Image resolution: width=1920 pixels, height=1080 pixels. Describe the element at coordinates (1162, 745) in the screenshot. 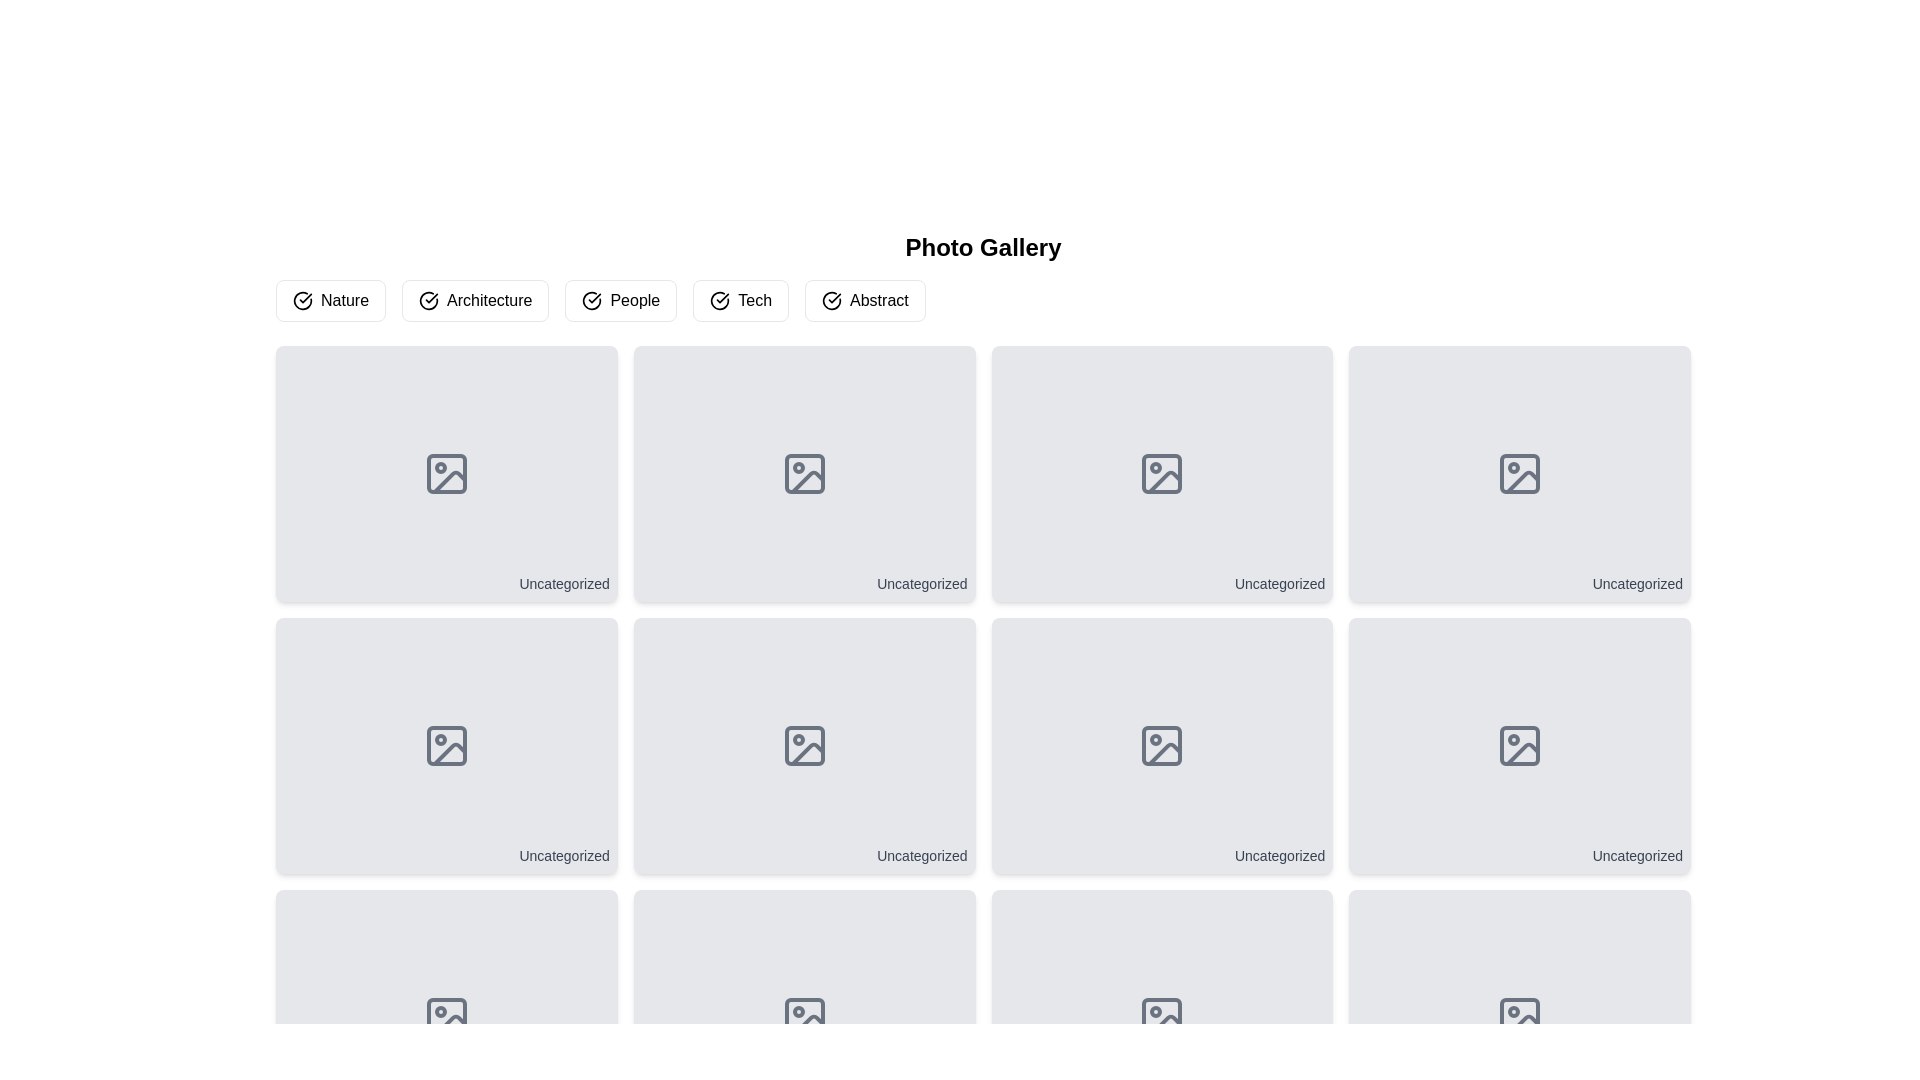

I see `the image placeholder icon located in the third row, fourth column of the grid layout, which has the text 'Uncategorized' below it` at that location.